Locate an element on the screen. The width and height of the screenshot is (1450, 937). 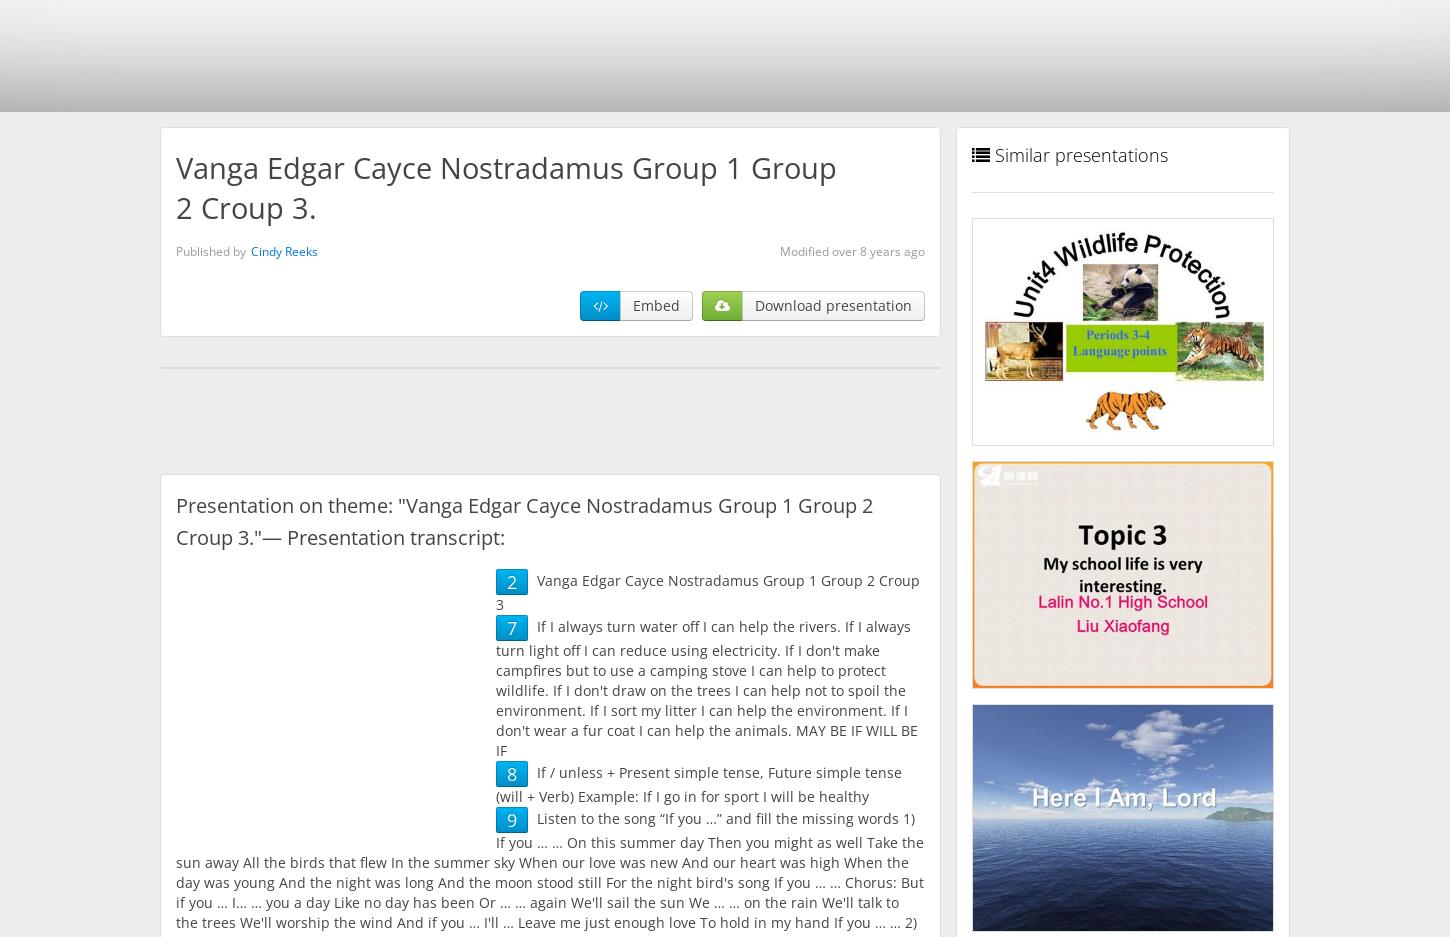
'Presentation on theme: "Vanga Edgar Cayce Nostradamus Group 1 Group 2 Croup 3."— Presentation transcript:' is located at coordinates (524, 520).